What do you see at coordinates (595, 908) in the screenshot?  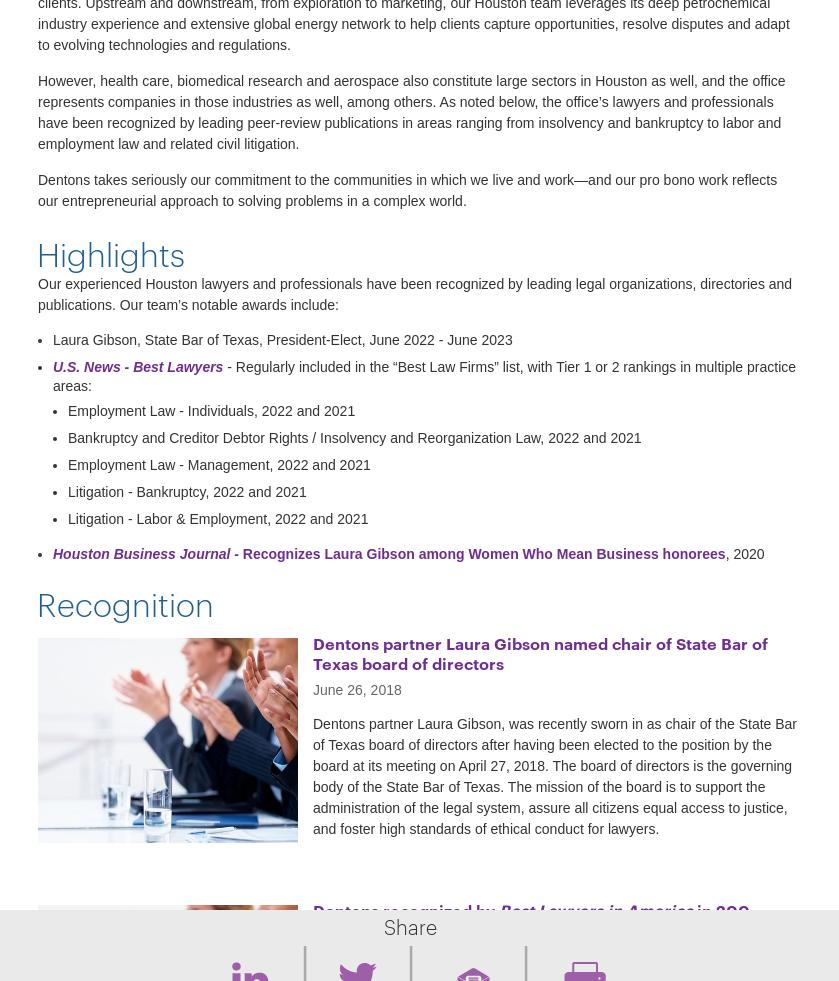 I see `'Best Lawyers in America'` at bounding box center [595, 908].